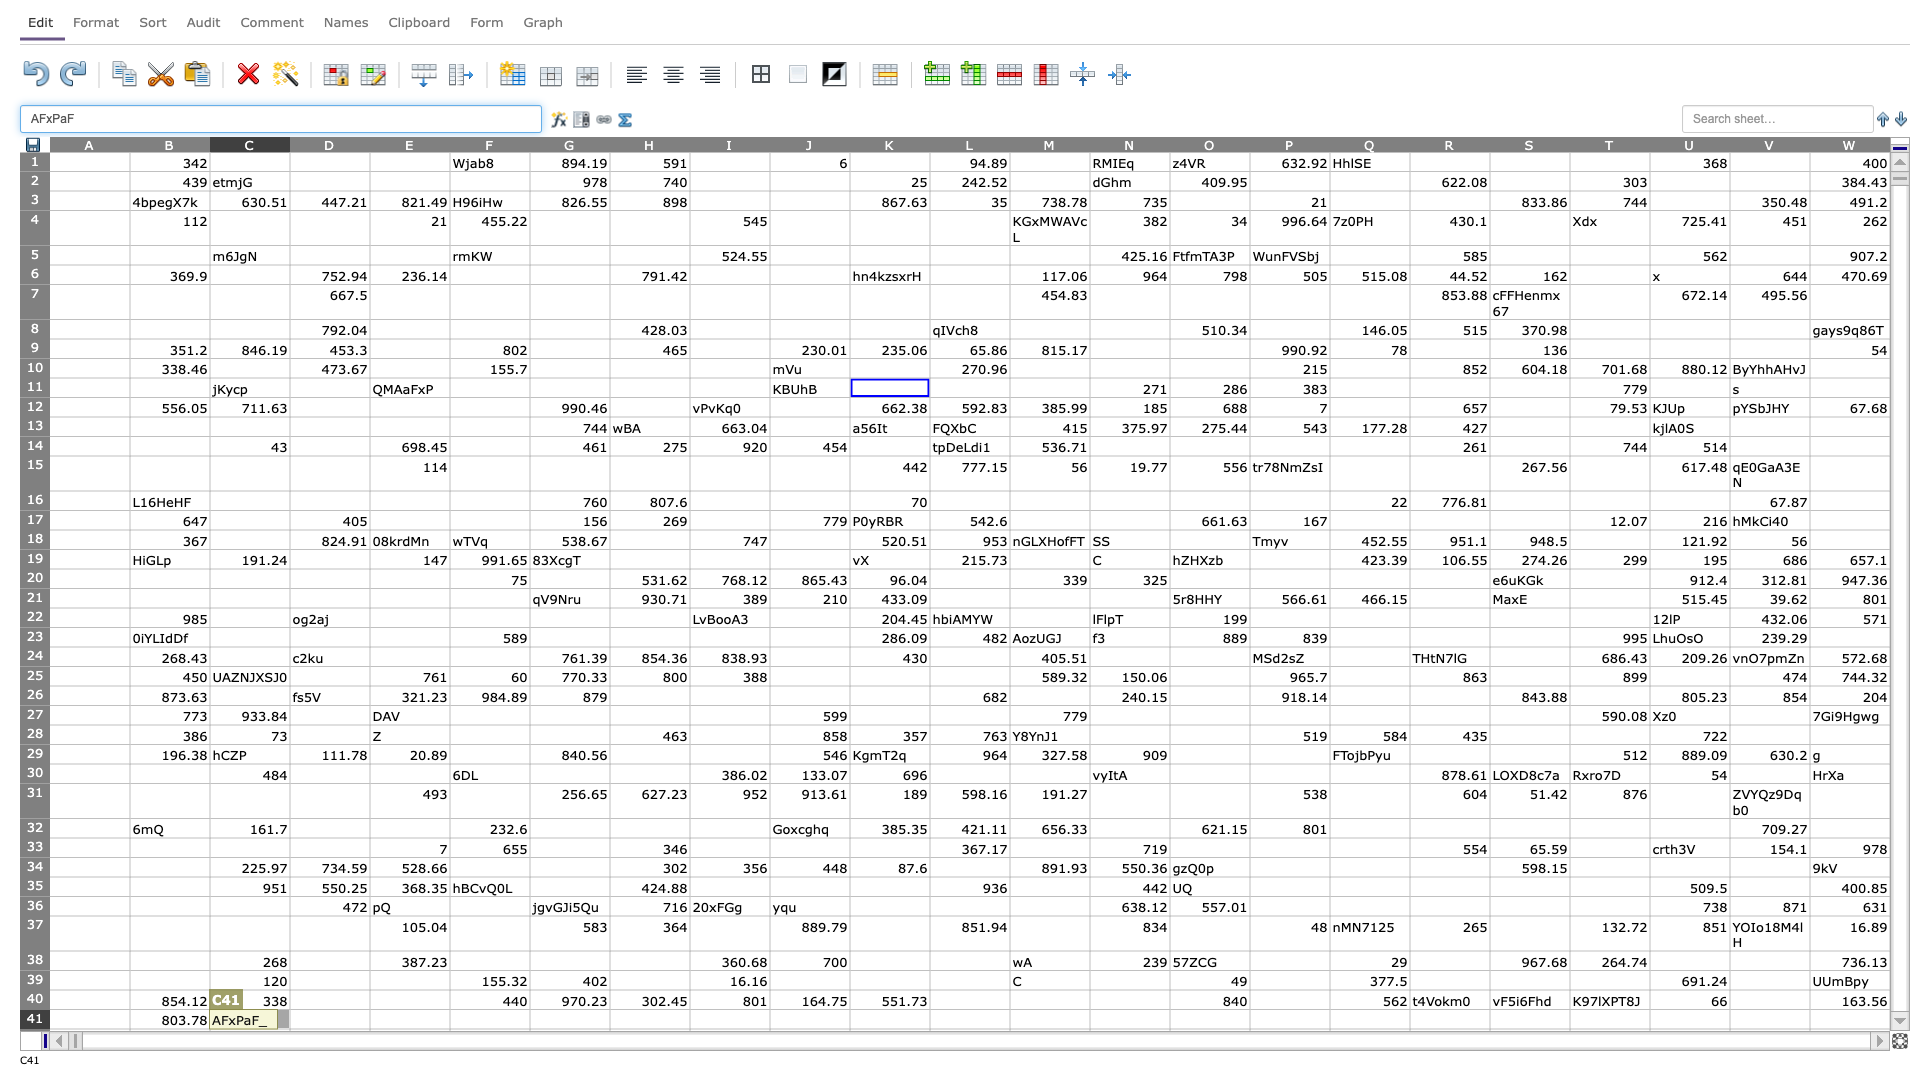 Image resolution: width=1920 pixels, height=1080 pixels. Describe the element at coordinates (288, 1019) in the screenshot. I see `Left margin of D41` at that location.